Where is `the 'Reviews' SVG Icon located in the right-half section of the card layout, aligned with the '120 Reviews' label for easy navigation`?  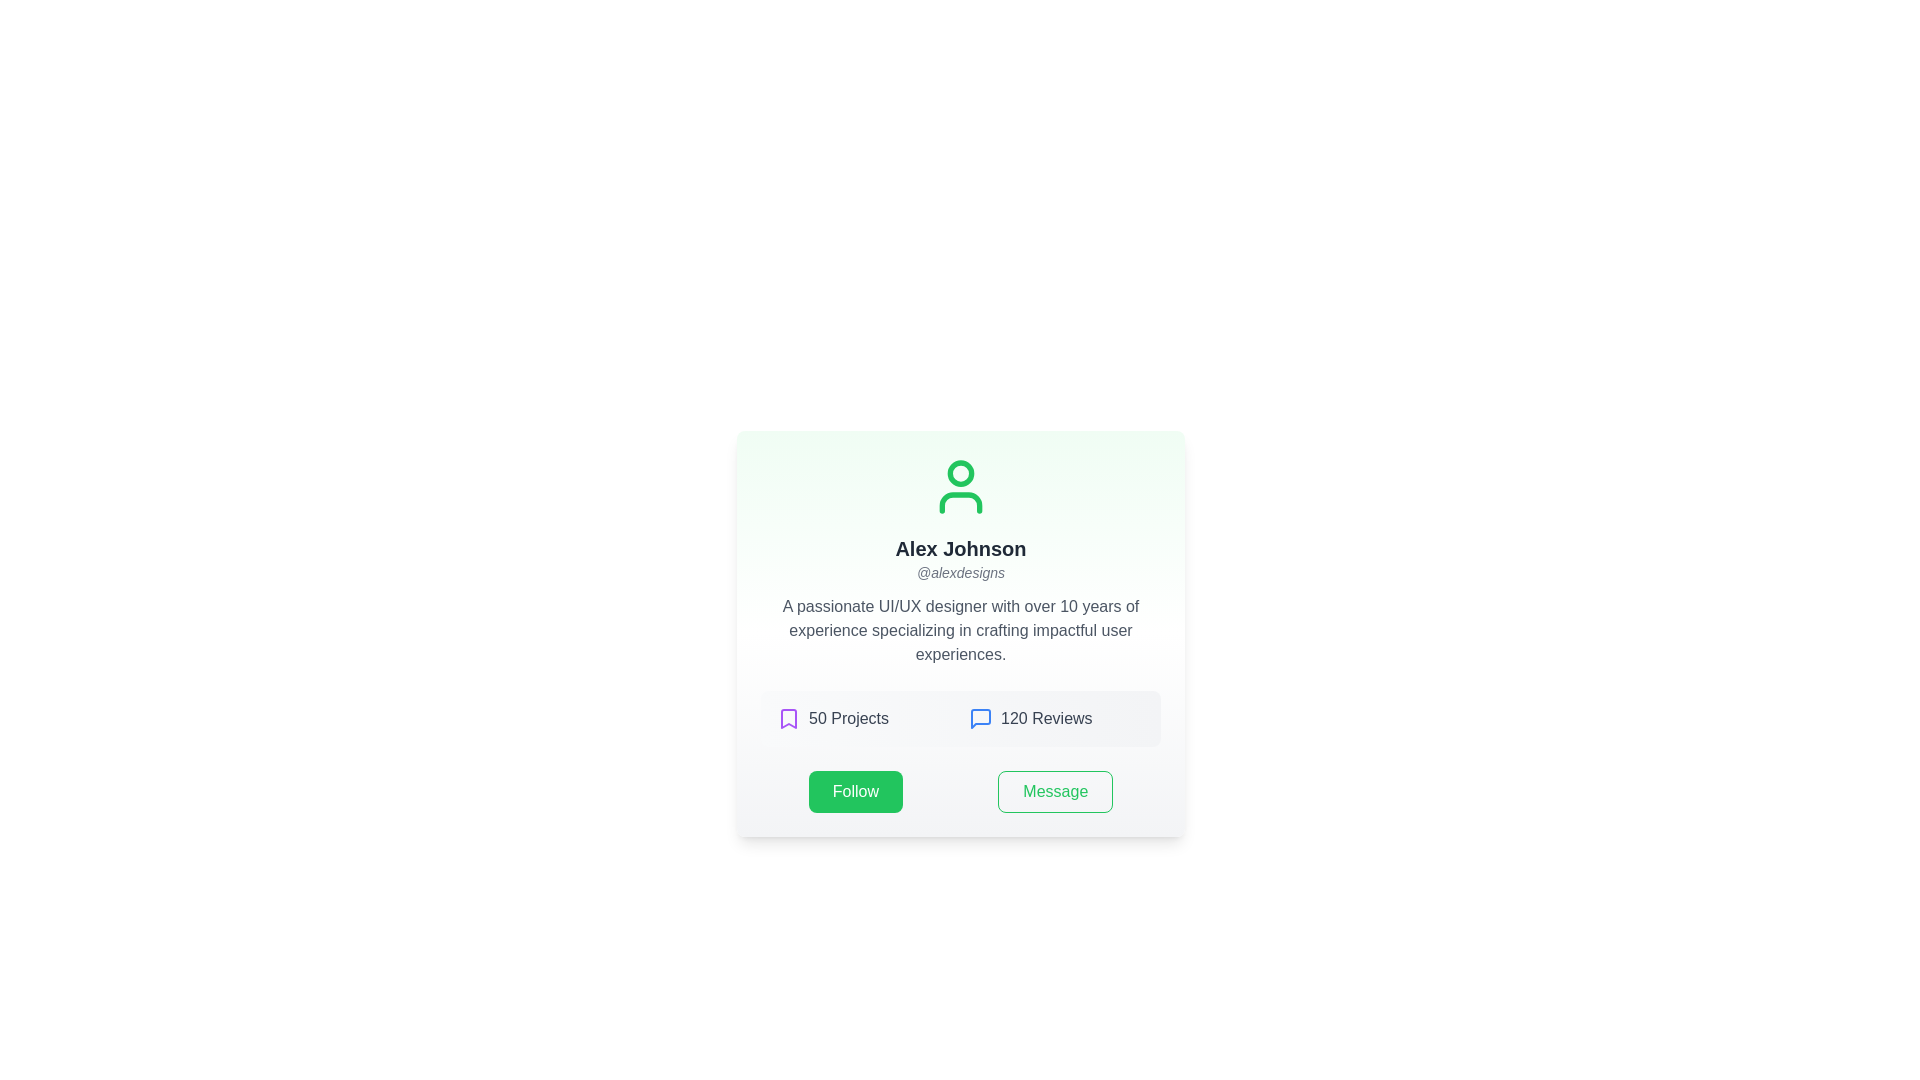
the 'Reviews' SVG Icon located in the right-half section of the card layout, aligned with the '120 Reviews' label for easy navigation is located at coordinates (980, 717).